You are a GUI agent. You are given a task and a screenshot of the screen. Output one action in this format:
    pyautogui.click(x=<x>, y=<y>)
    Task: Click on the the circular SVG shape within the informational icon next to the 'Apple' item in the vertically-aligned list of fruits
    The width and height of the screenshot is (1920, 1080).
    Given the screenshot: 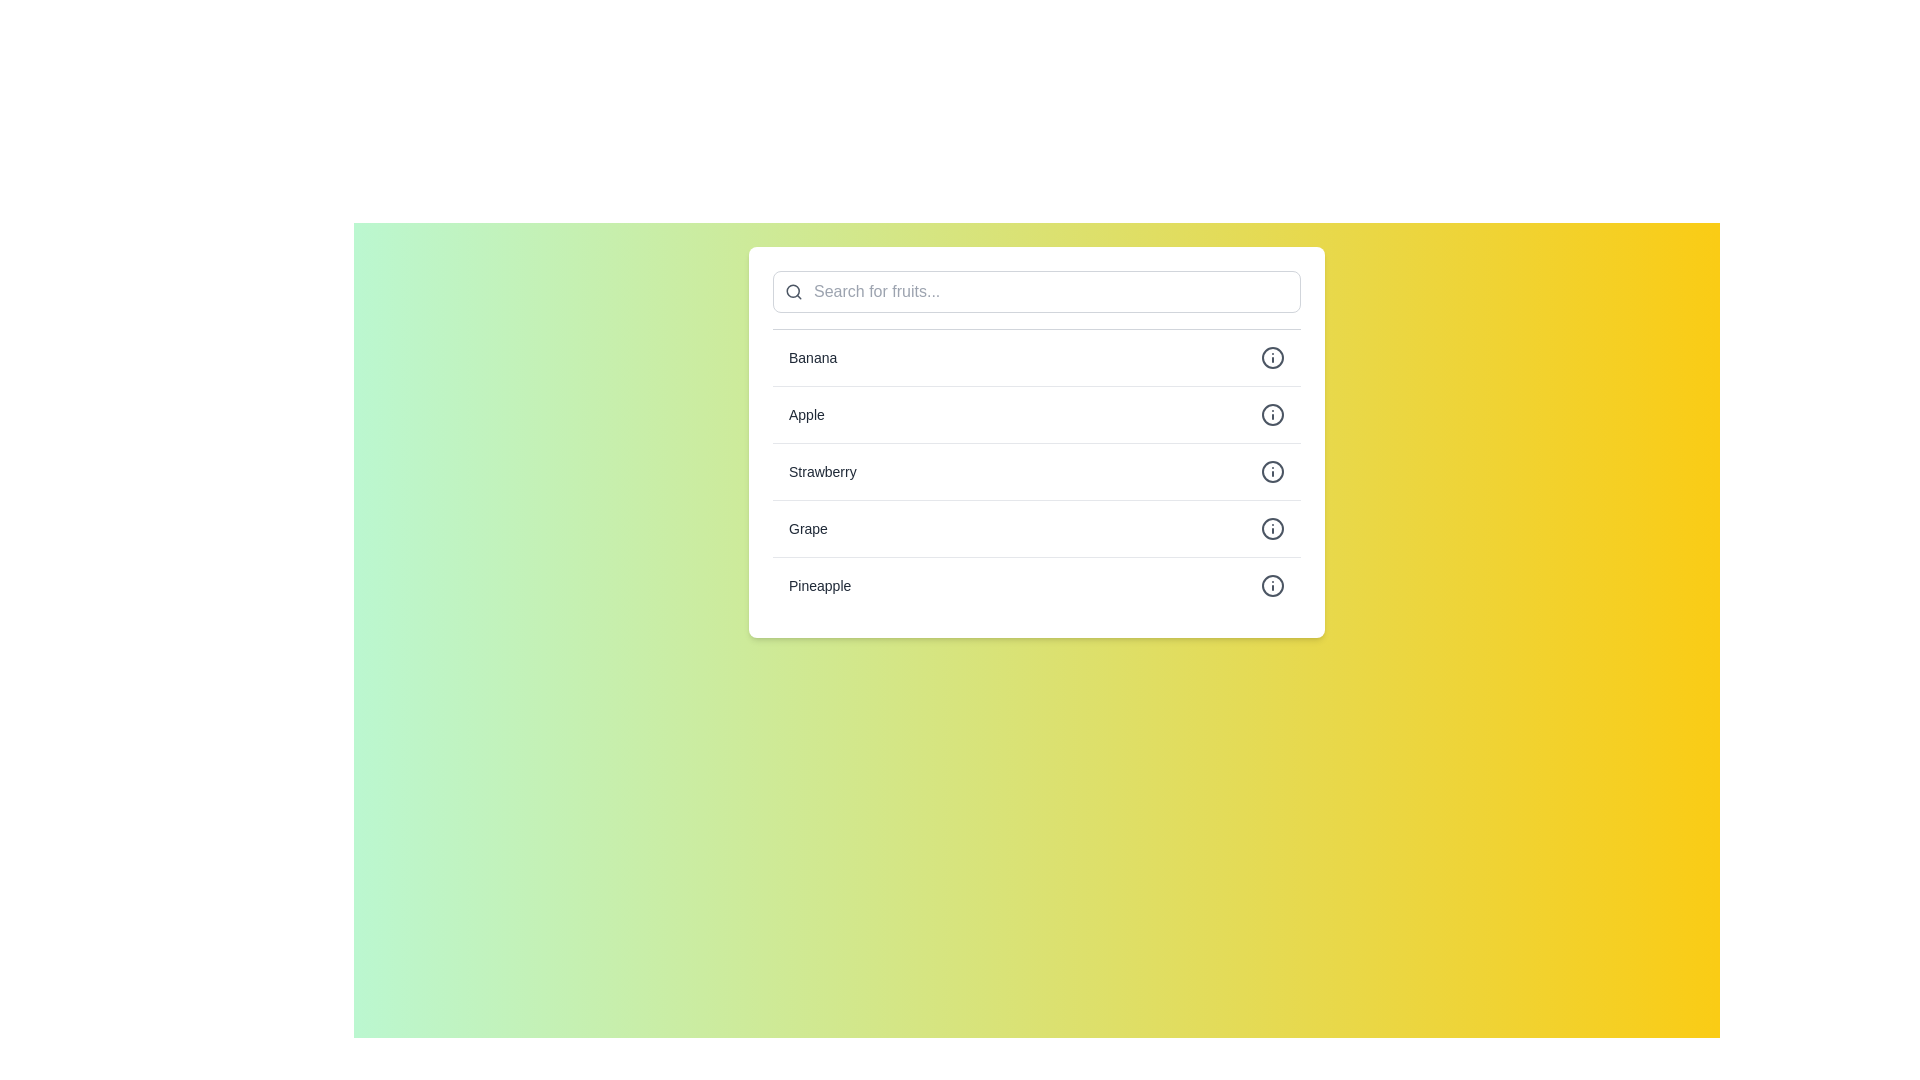 What is the action you would take?
    pyautogui.click(x=1271, y=414)
    